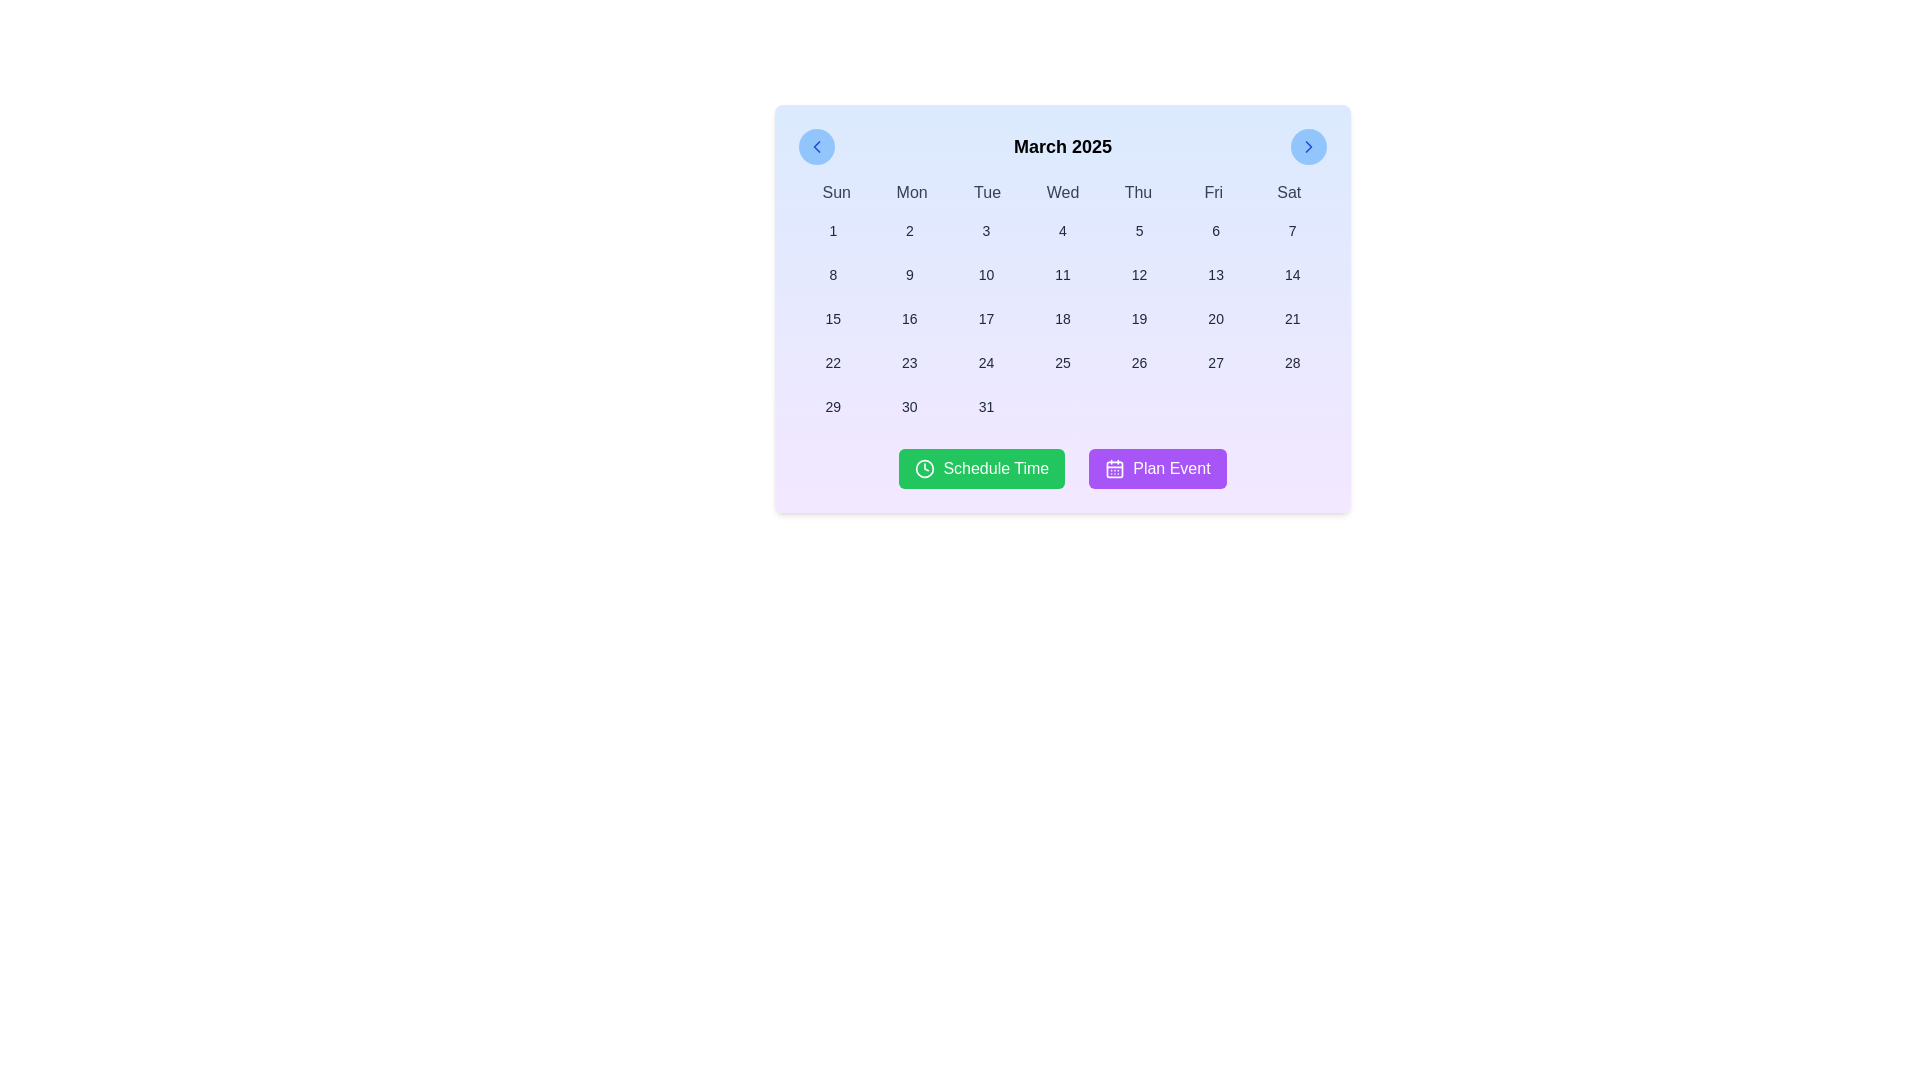 Image resolution: width=1920 pixels, height=1080 pixels. What do you see at coordinates (908, 406) in the screenshot?
I see `the small rectangular button labeled '30' in the calendar grid to visualize its hover effects` at bounding box center [908, 406].